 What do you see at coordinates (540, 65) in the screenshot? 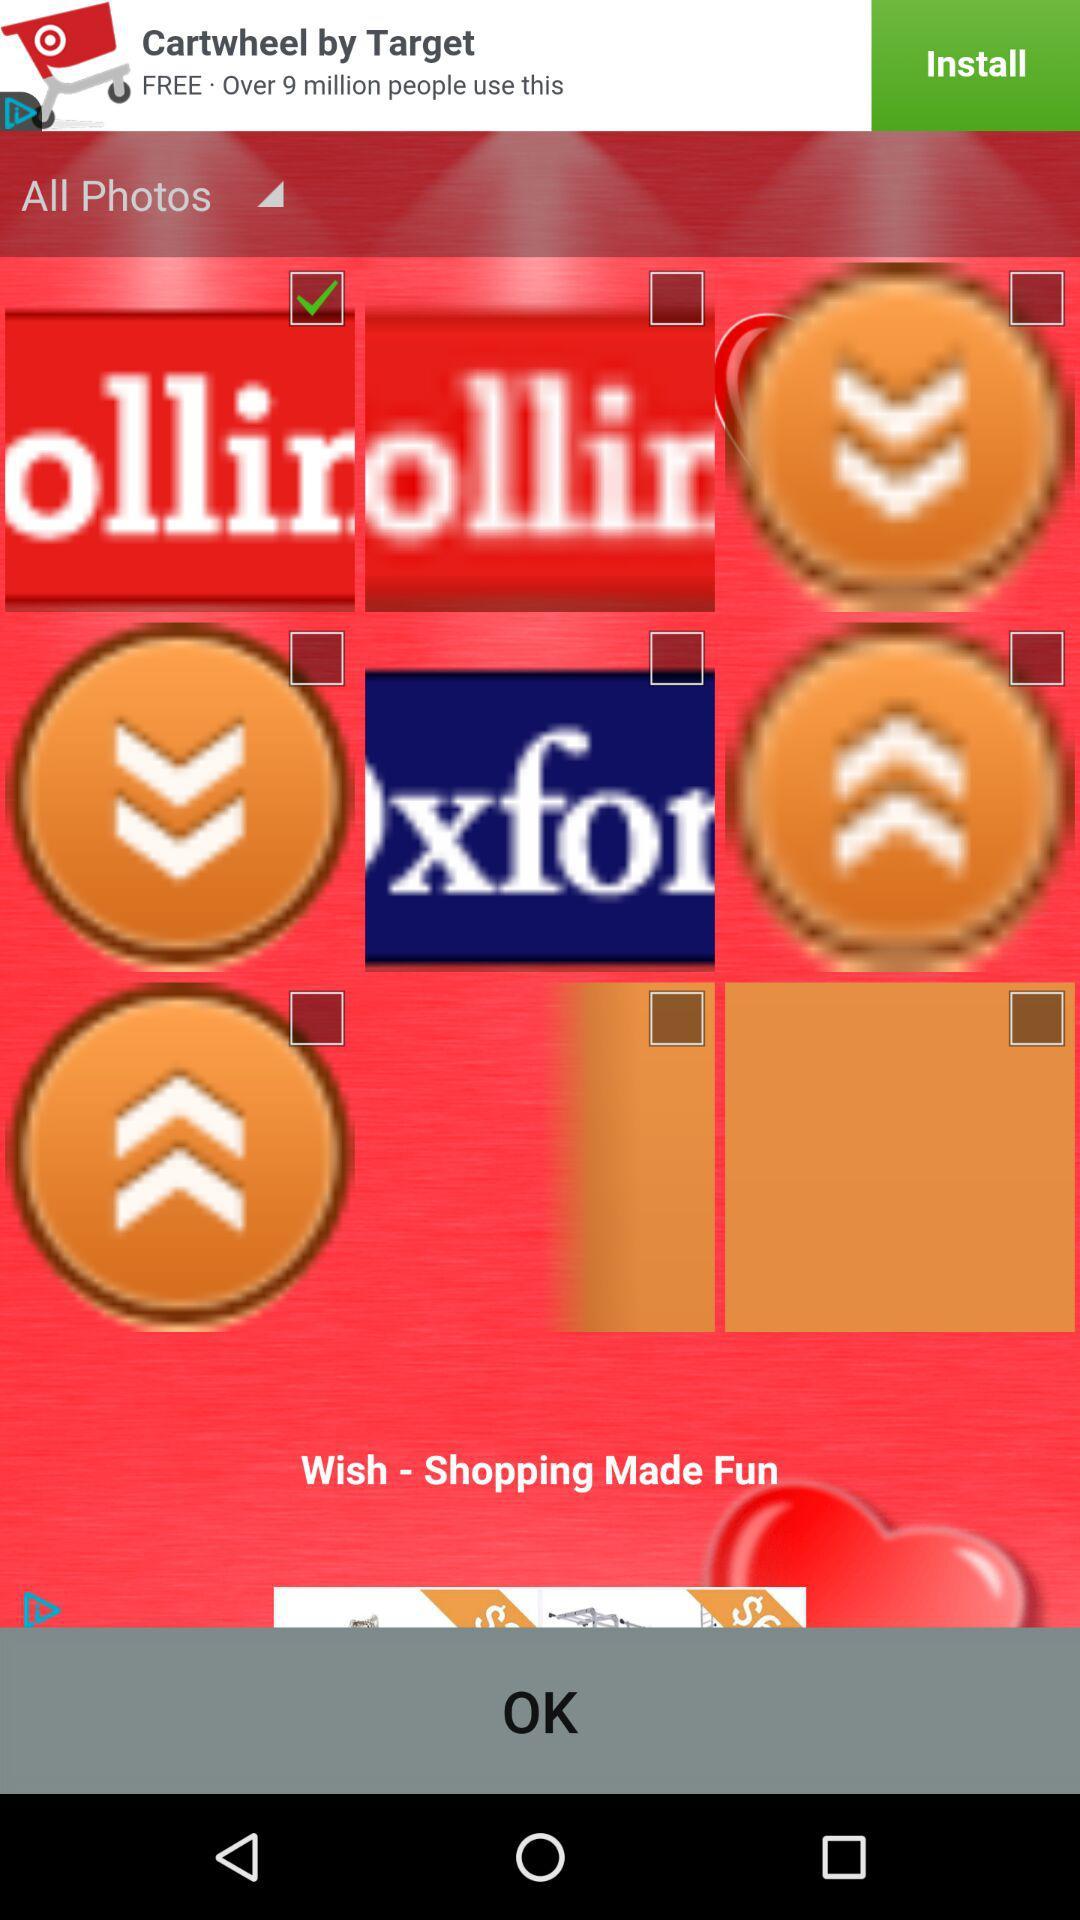
I see `the advertisement` at bounding box center [540, 65].